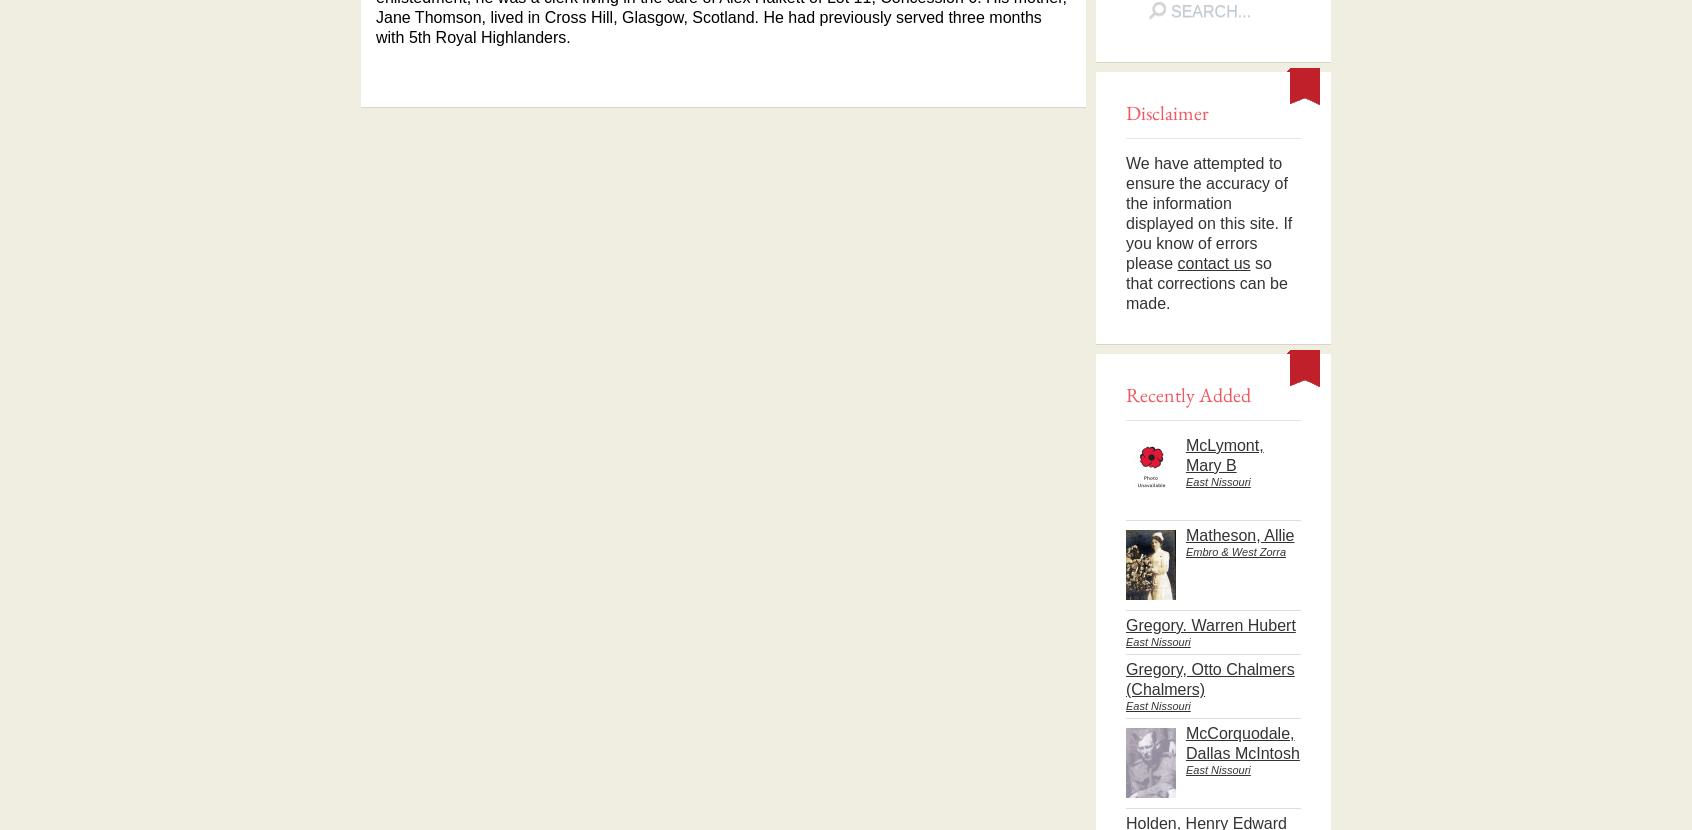 Image resolution: width=1692 pixels, height=830 pixels. Describe the element at coordinates (1240, 535) in the screenshot. I see `'Matheson, Allie'` at that location.